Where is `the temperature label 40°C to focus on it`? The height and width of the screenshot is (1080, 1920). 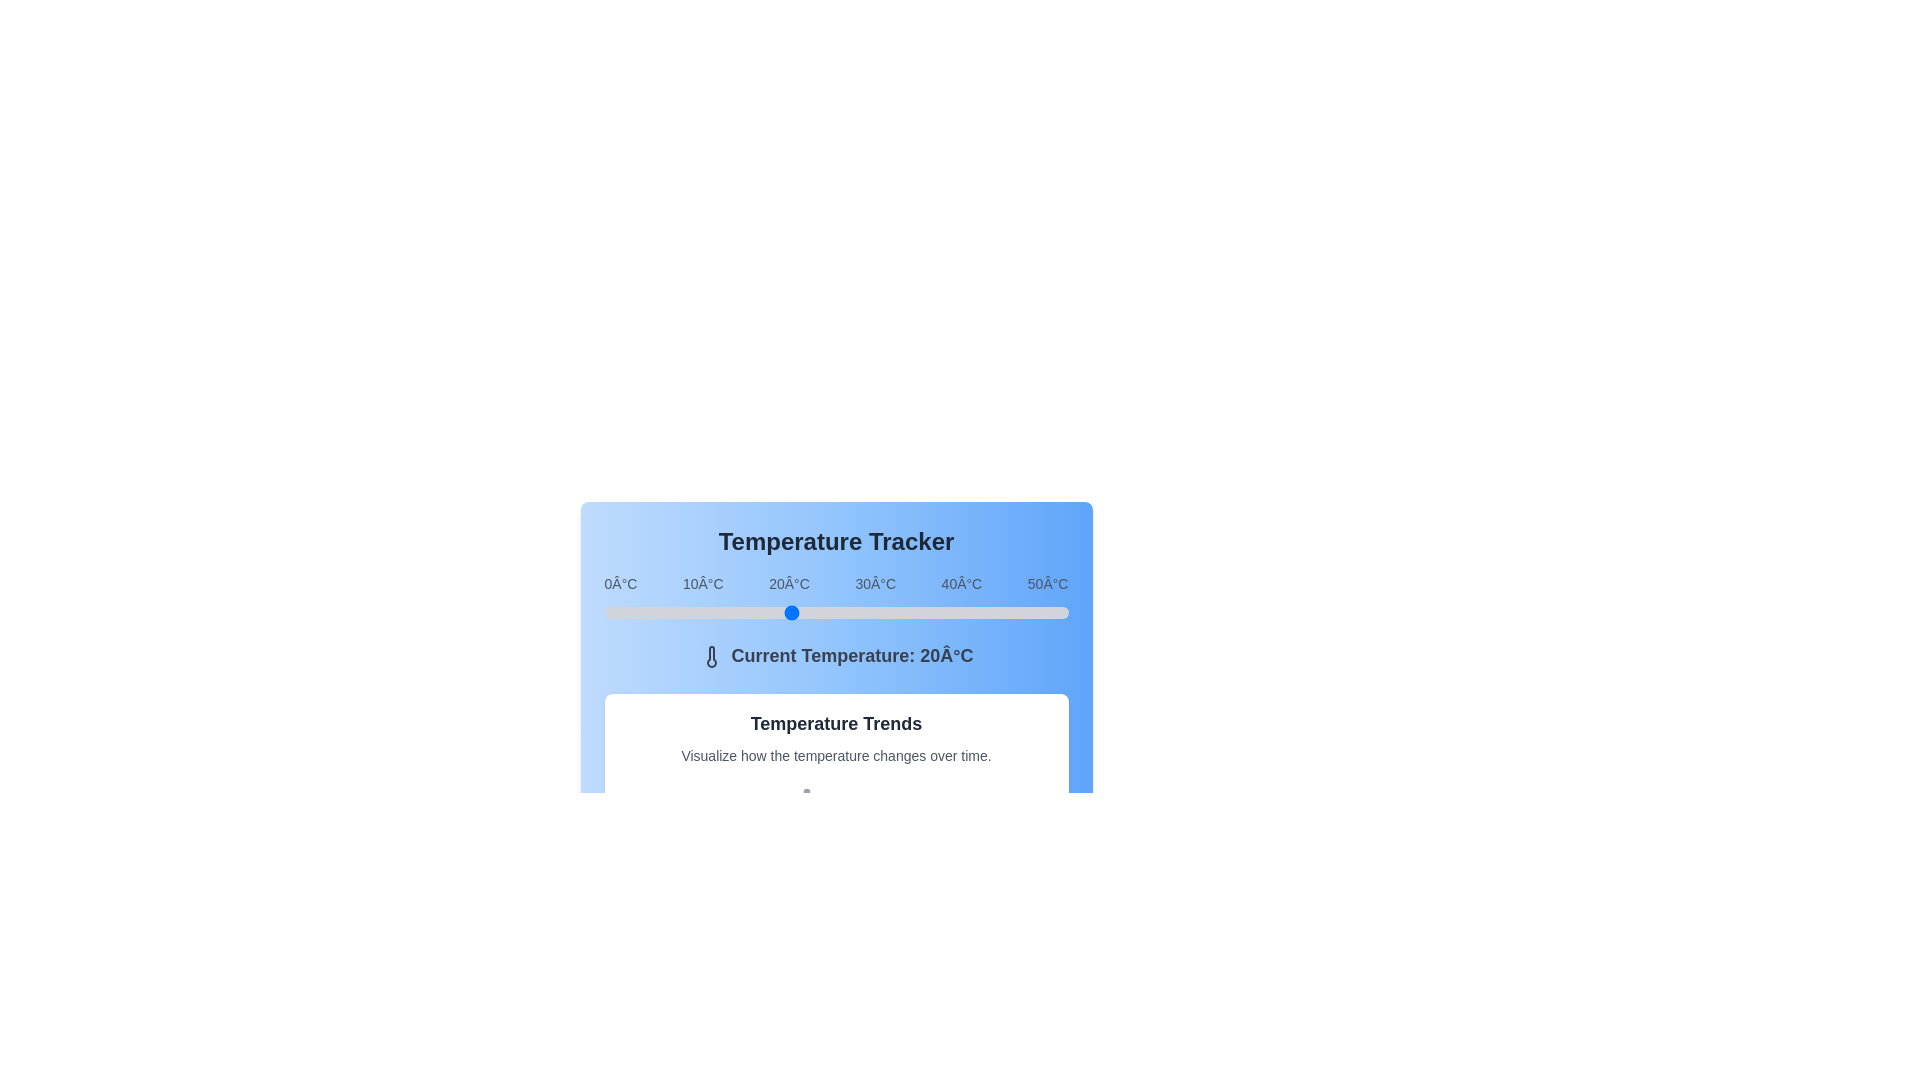
the temperature label 40°C to focus on it is located at coordinates (961, 583).